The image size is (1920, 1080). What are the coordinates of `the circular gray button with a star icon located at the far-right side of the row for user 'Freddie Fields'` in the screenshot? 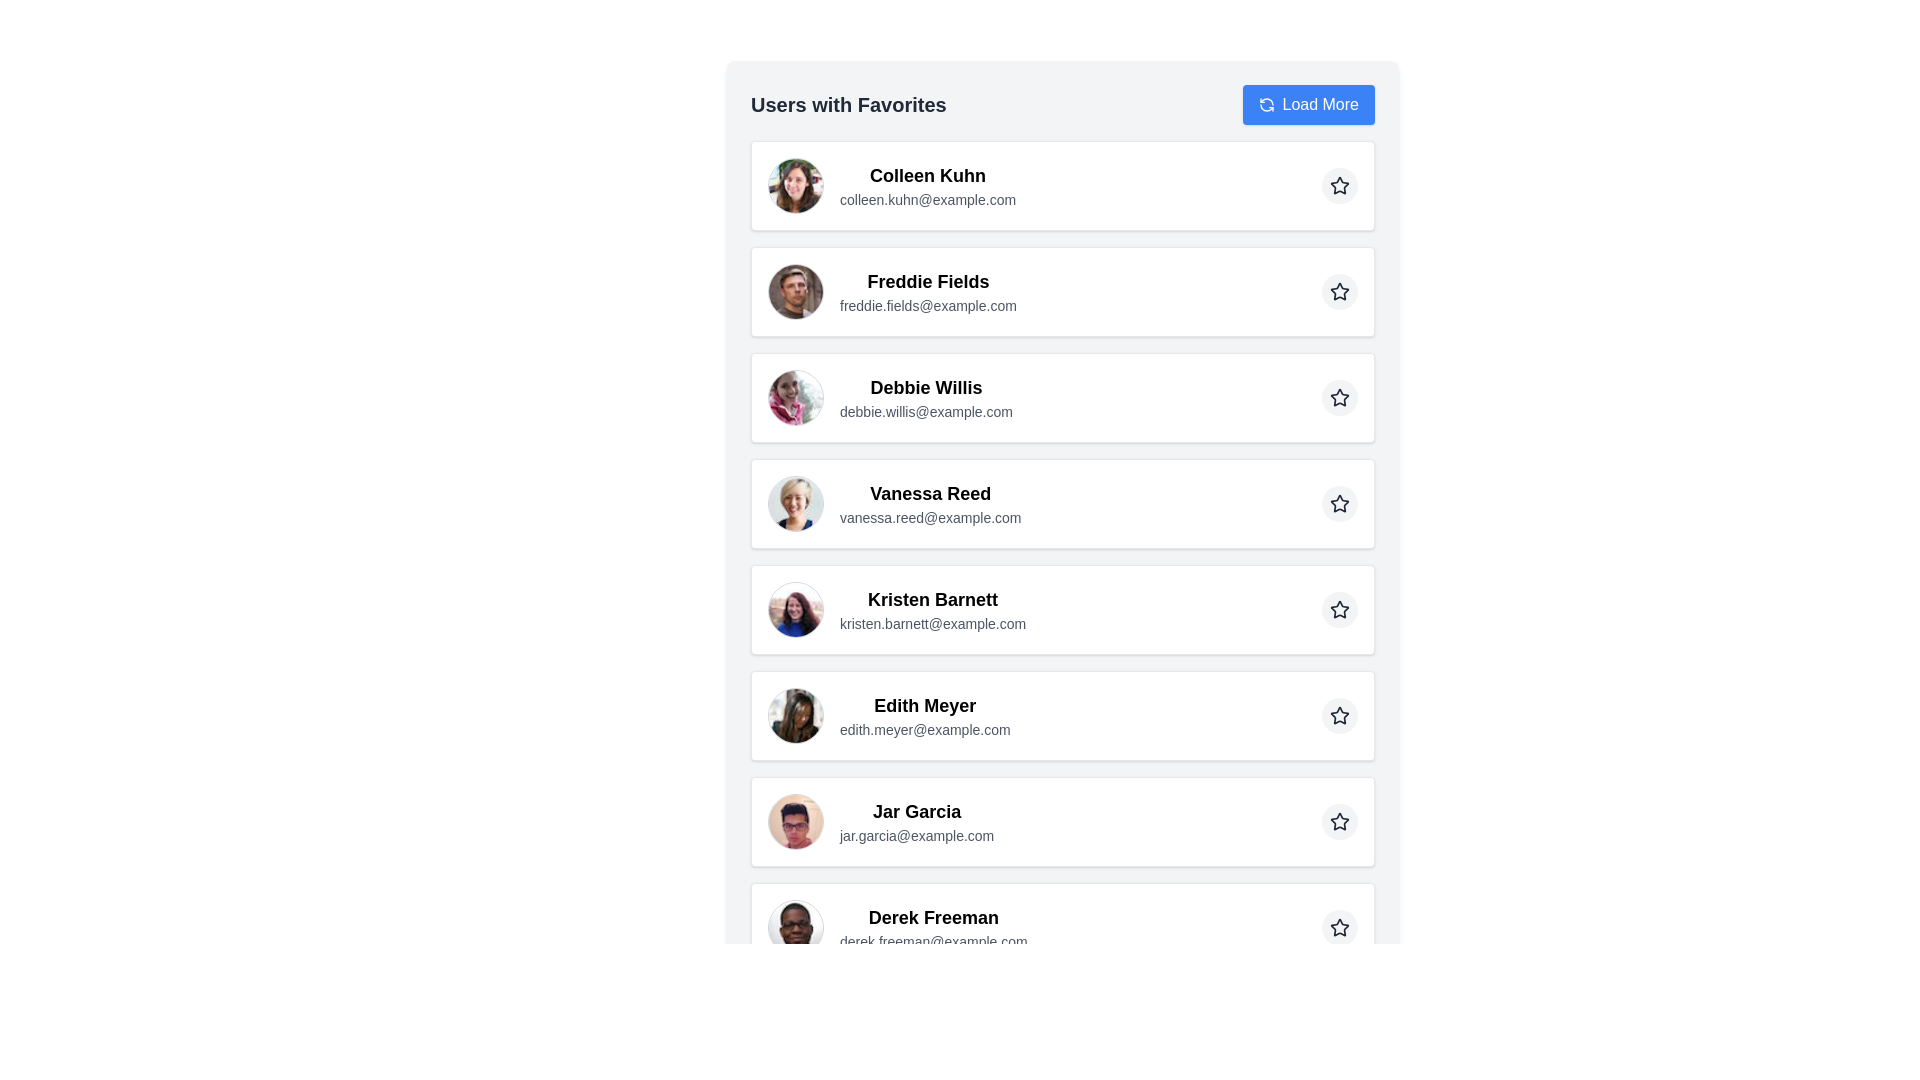 It's located at (1339, 292).